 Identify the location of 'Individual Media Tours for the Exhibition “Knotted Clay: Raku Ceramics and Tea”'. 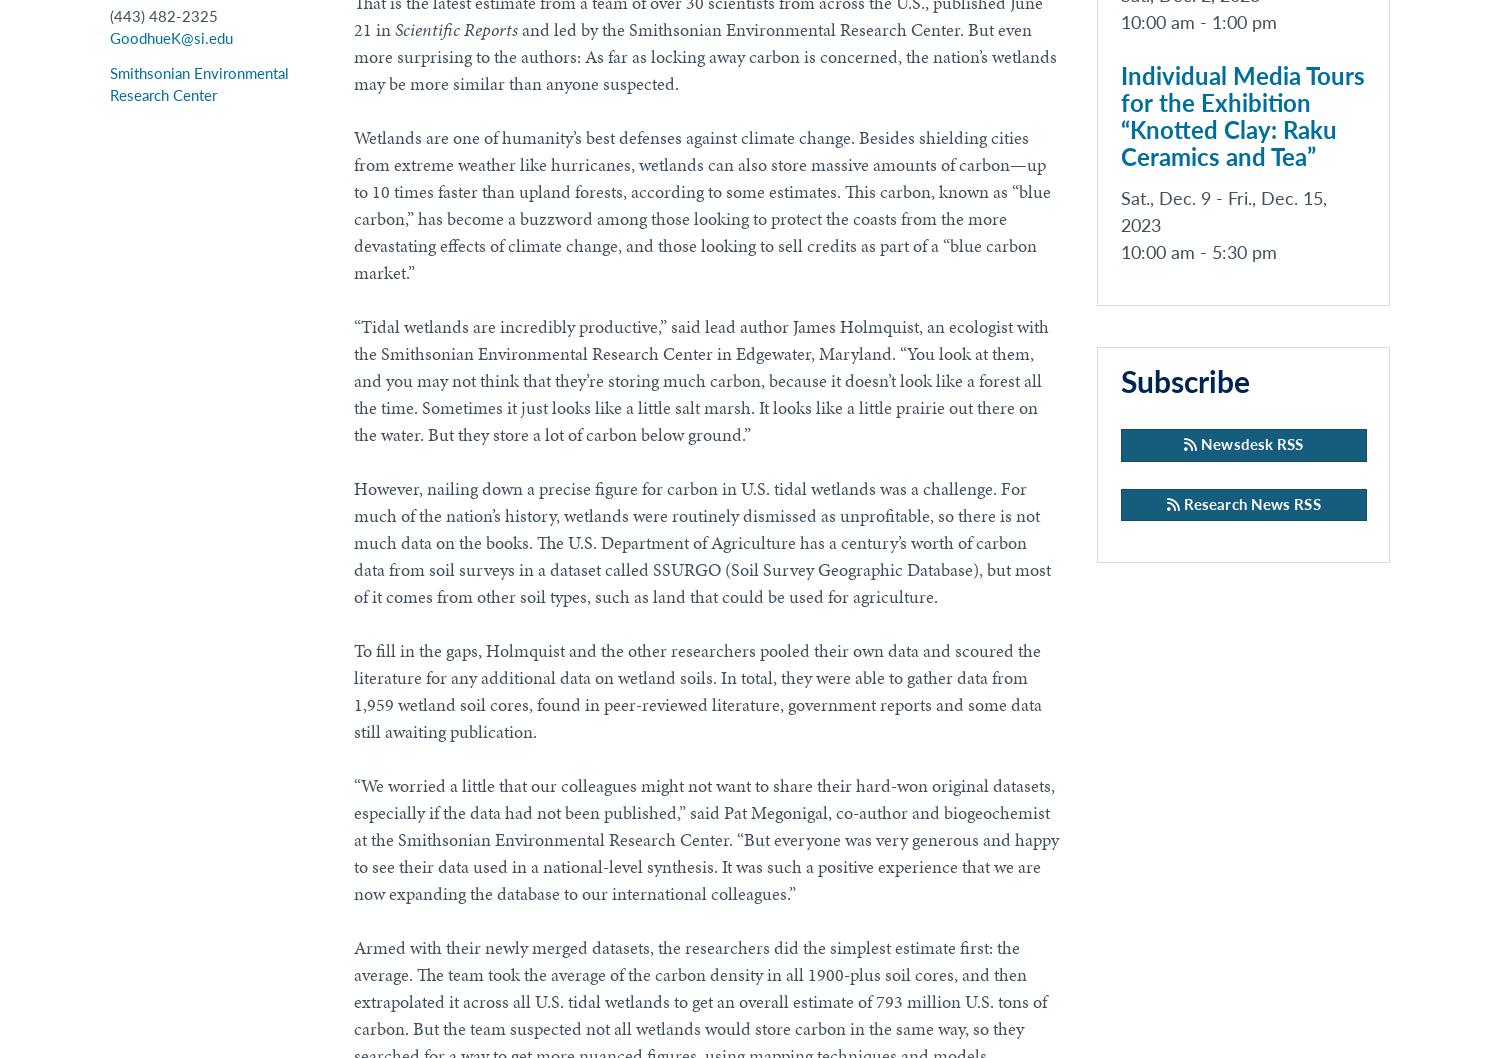
(1241, 116).